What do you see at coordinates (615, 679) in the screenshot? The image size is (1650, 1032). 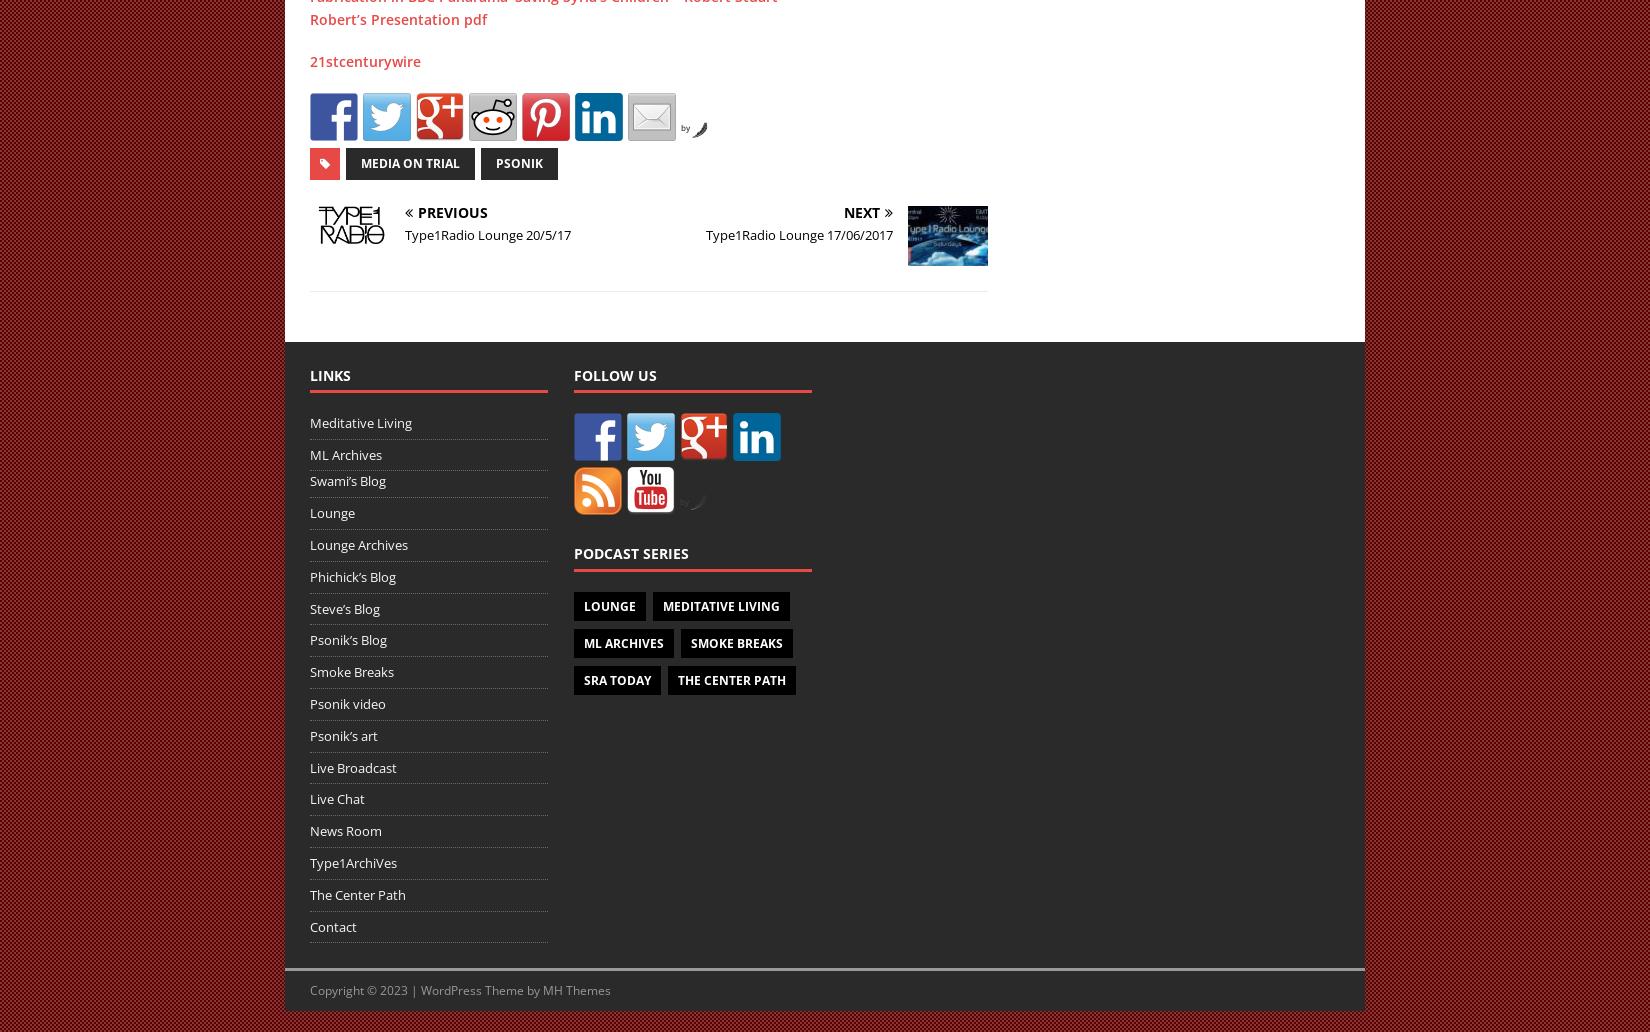 I see `'SRA Today'` at bounding box center [615, 679].